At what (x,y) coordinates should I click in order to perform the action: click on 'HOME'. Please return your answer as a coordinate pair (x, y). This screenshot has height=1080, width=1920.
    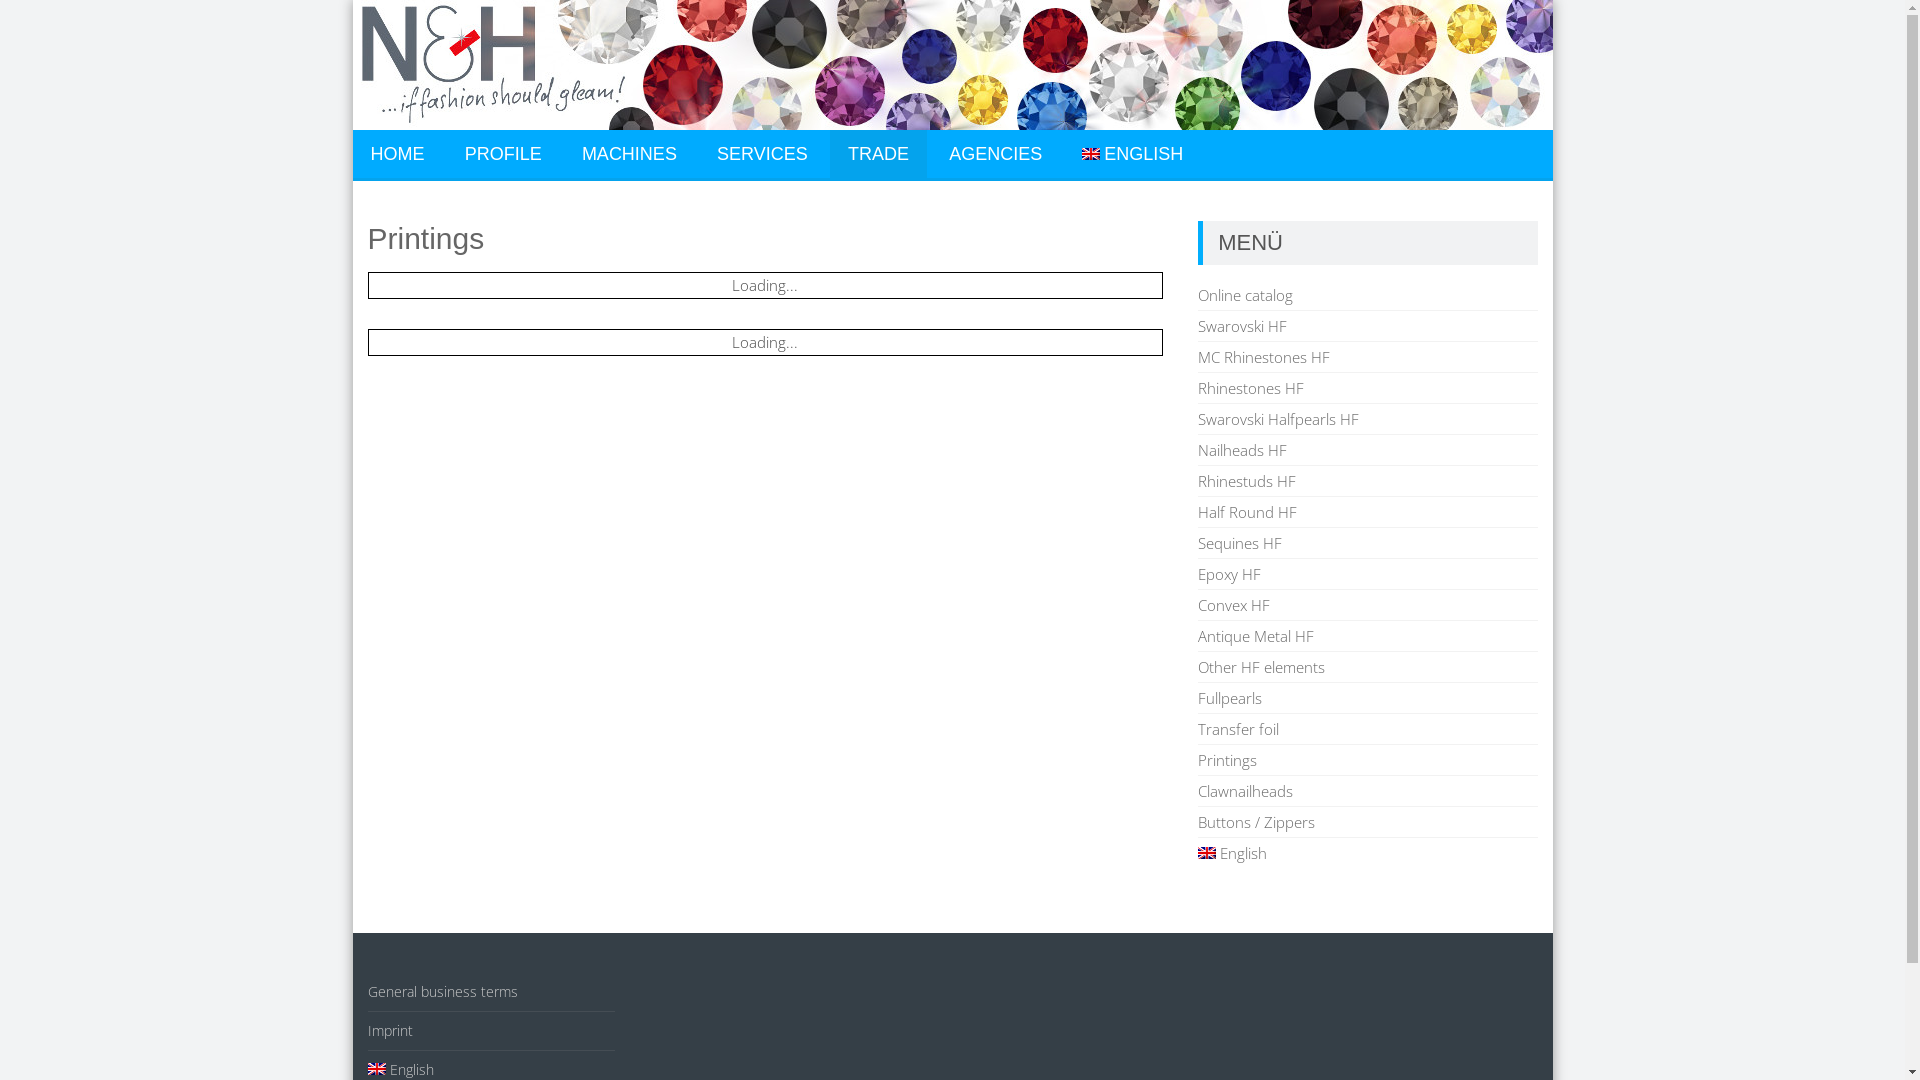
    Looking at the image, I should click on (397, 153).